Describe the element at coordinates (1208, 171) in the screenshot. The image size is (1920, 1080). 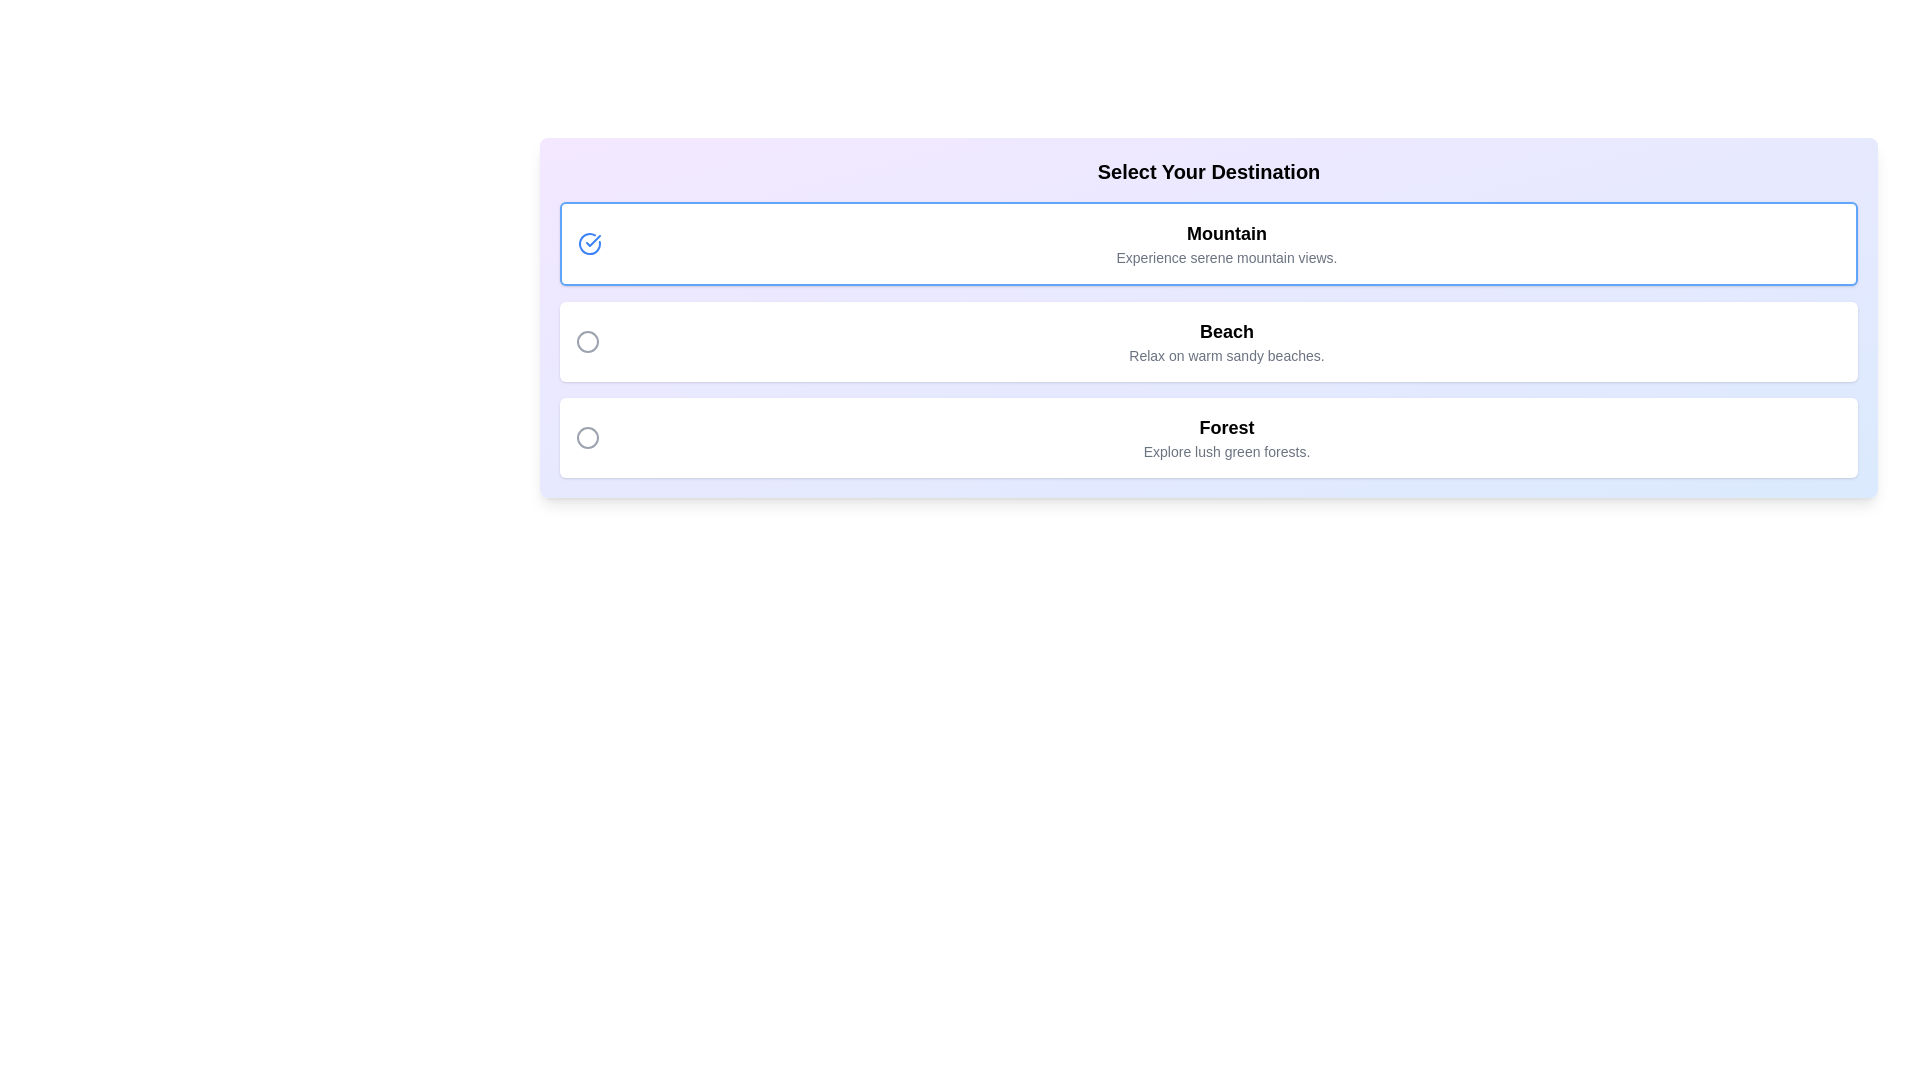
I see `text of the heading that says 'Select Your Destination', which is a bold and large font positioned at the top of a card-like structure` at that location.